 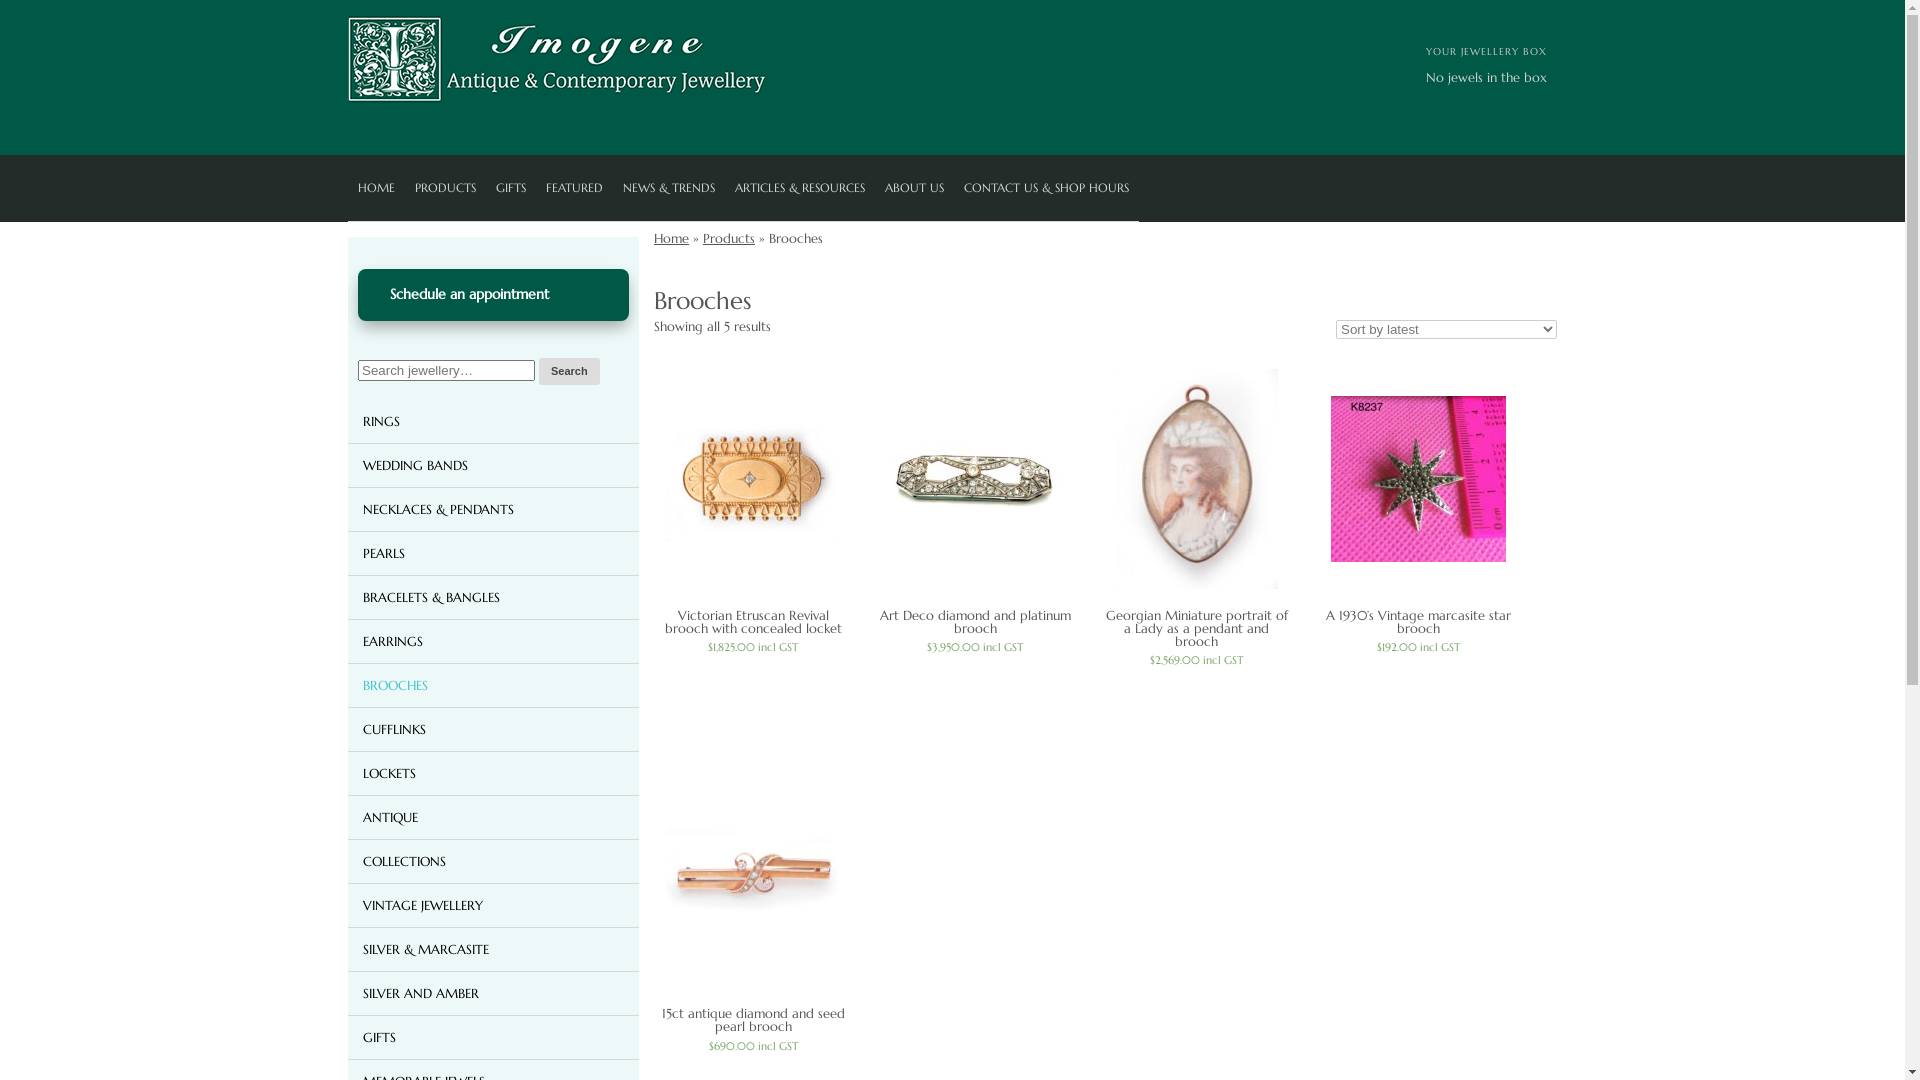 I want to click on 'FEATURED', so click(x=573, y=188).